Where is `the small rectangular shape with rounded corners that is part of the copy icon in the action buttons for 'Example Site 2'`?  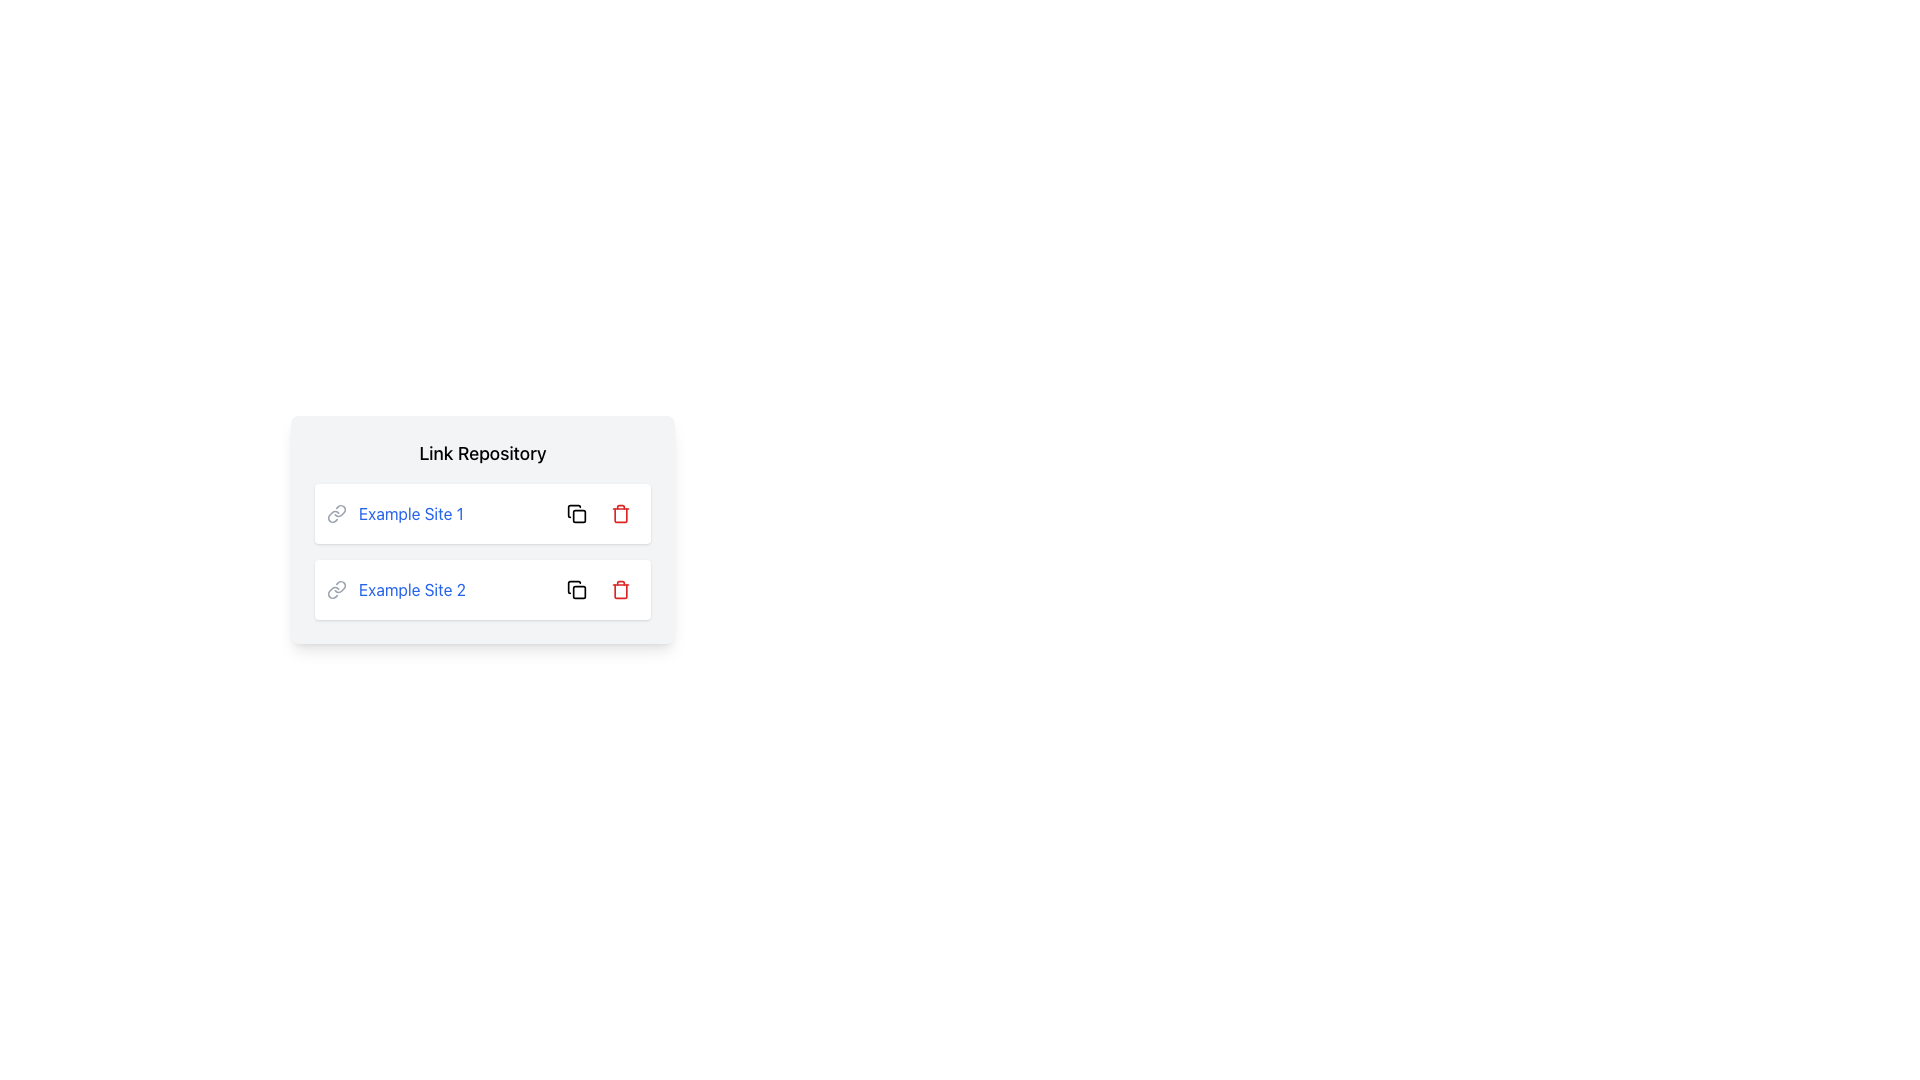
the small rectangular shape with rounded corners that is part of the copy icon in the action buttons for 'Example Site 2' is located at coordinates (578, 591).